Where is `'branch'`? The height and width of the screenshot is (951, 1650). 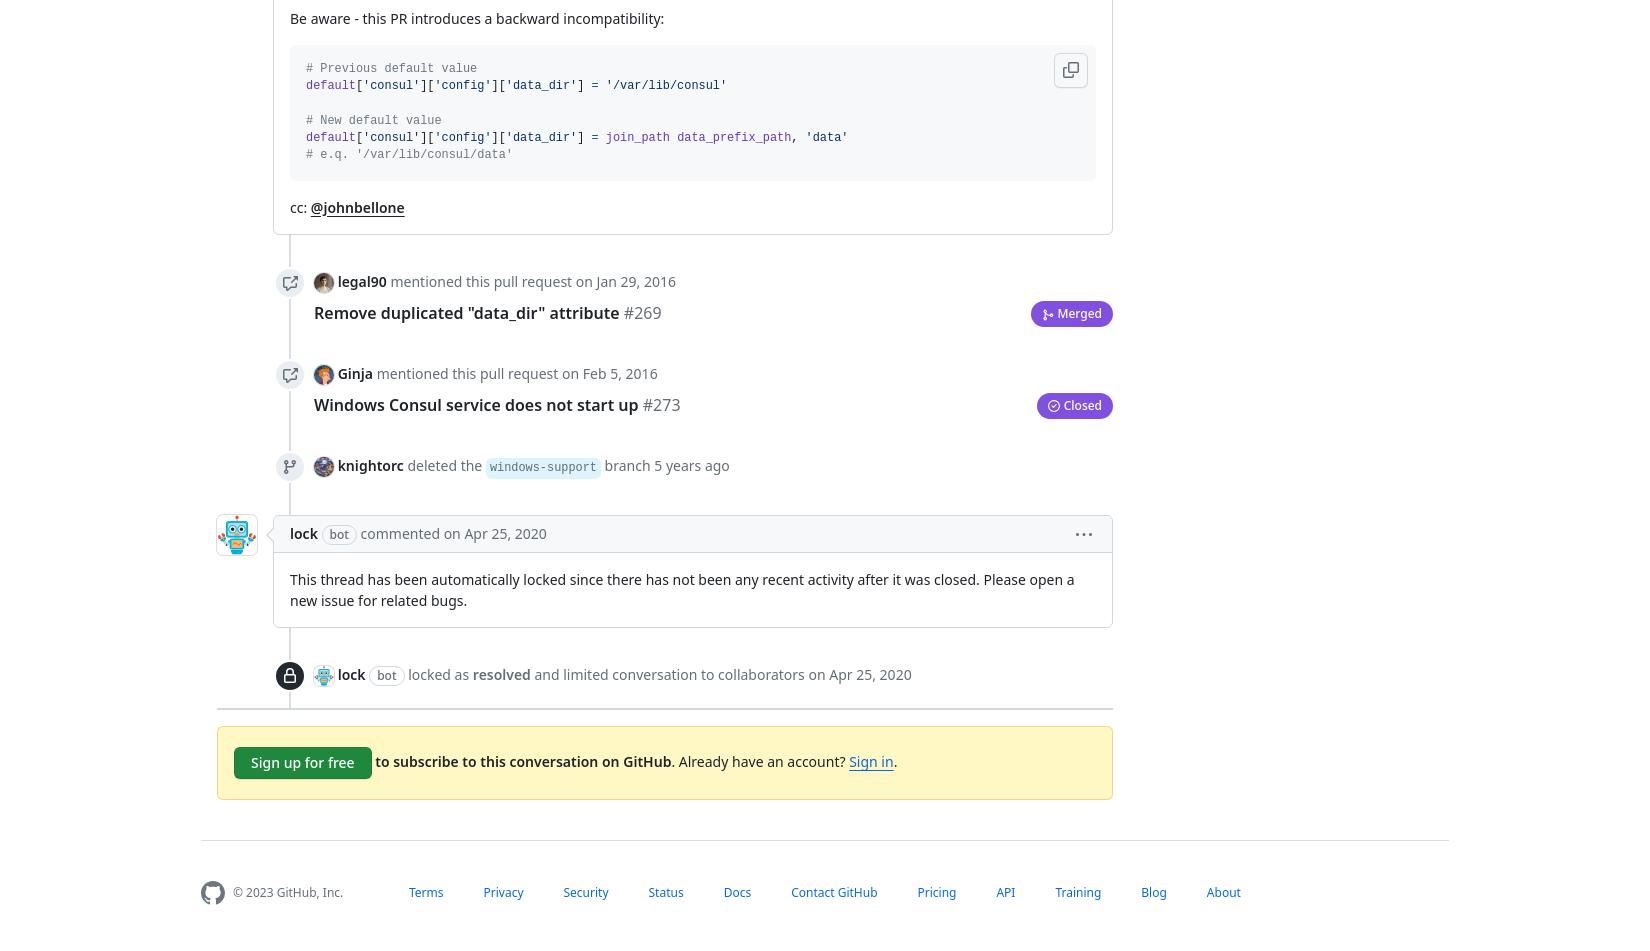
'branch' is located at coordinates (626, 465).